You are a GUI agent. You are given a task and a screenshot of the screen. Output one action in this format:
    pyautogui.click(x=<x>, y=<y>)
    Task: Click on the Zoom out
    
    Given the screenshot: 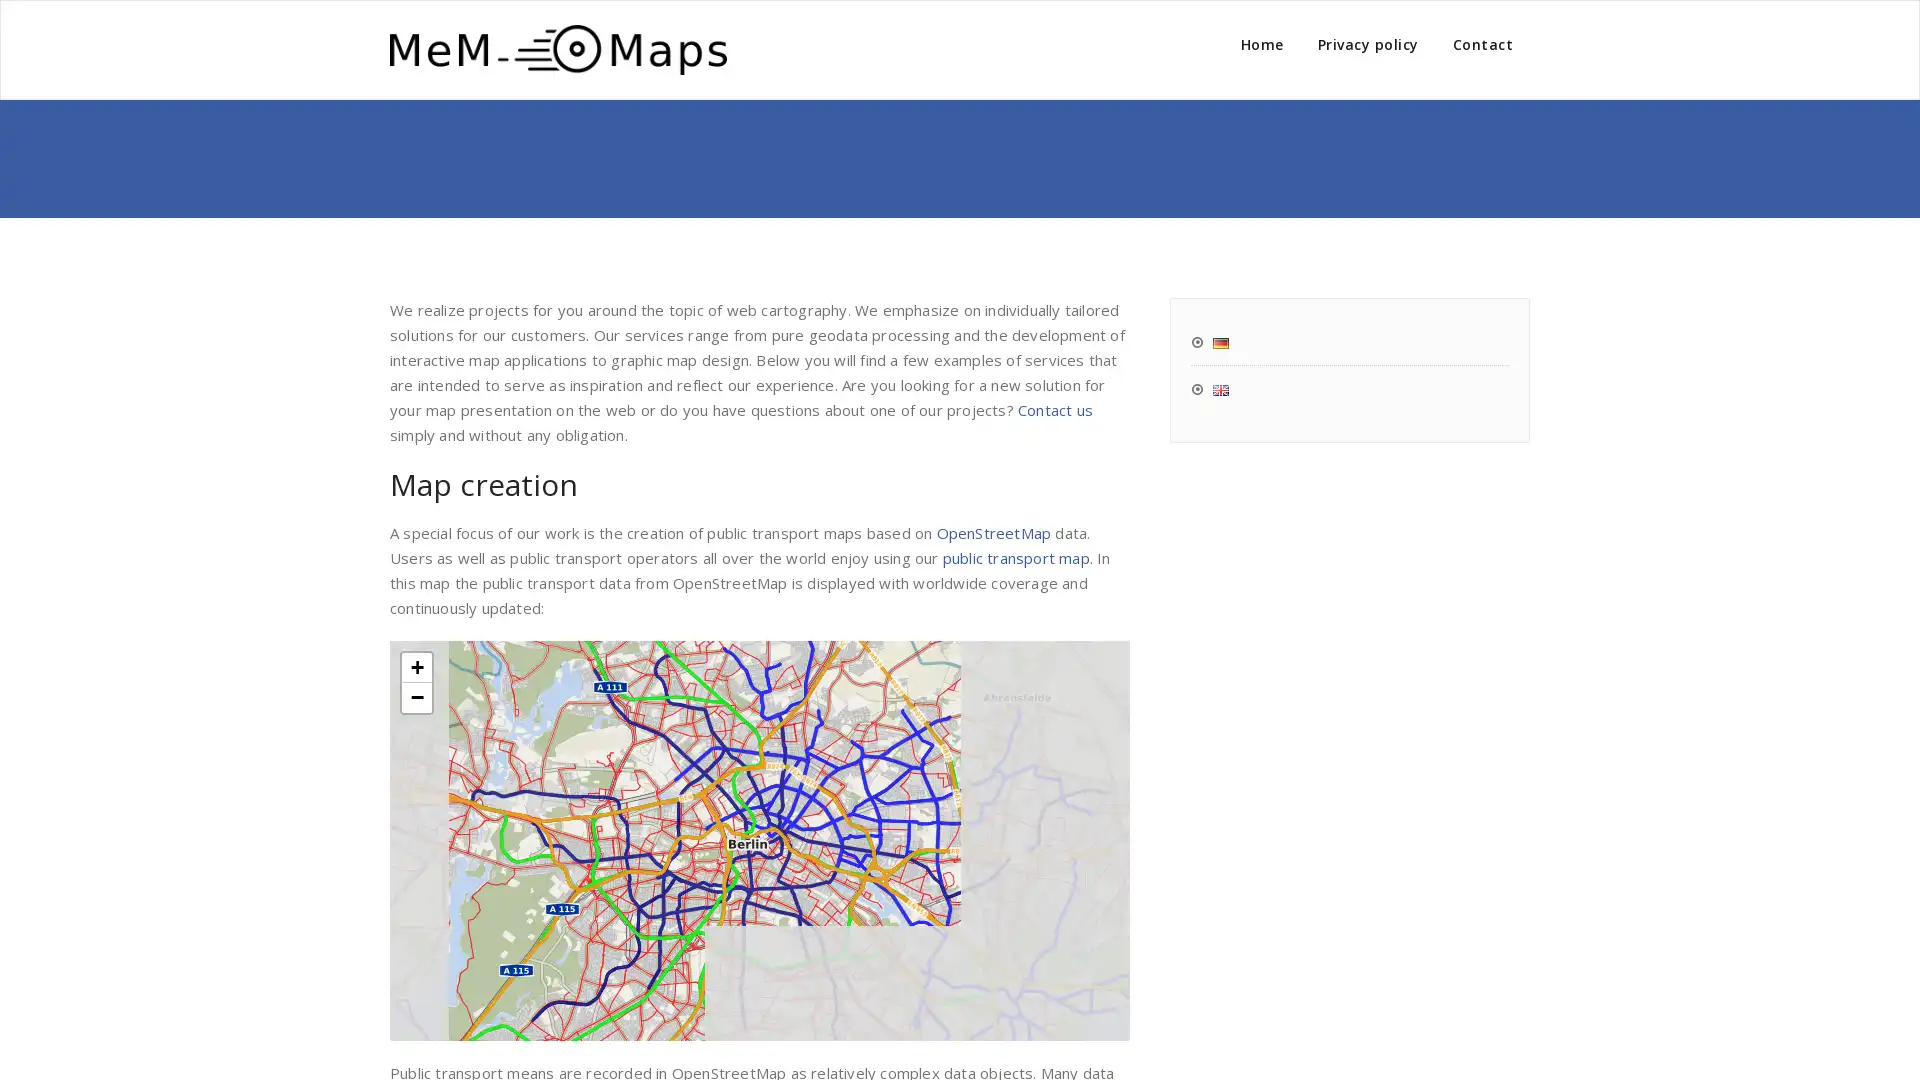 What is the action you would take?
    pyautogui.click(x=416, y=696)
    